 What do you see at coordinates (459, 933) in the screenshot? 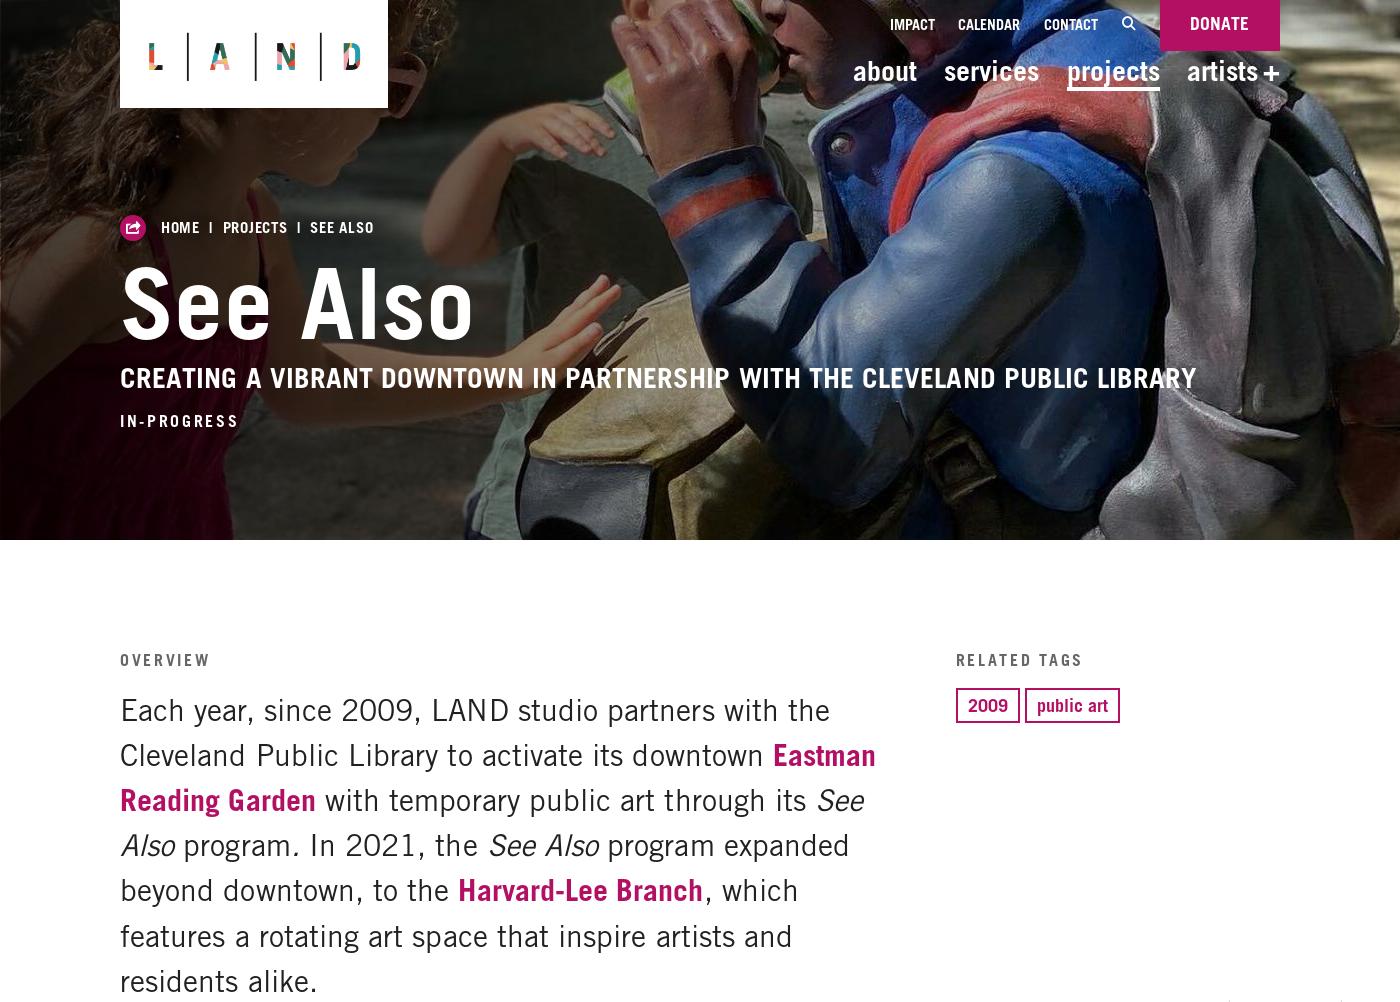
I see `', which features a rotating art space that inspire artists and residents alike.'` at bounding box center [459, 933].